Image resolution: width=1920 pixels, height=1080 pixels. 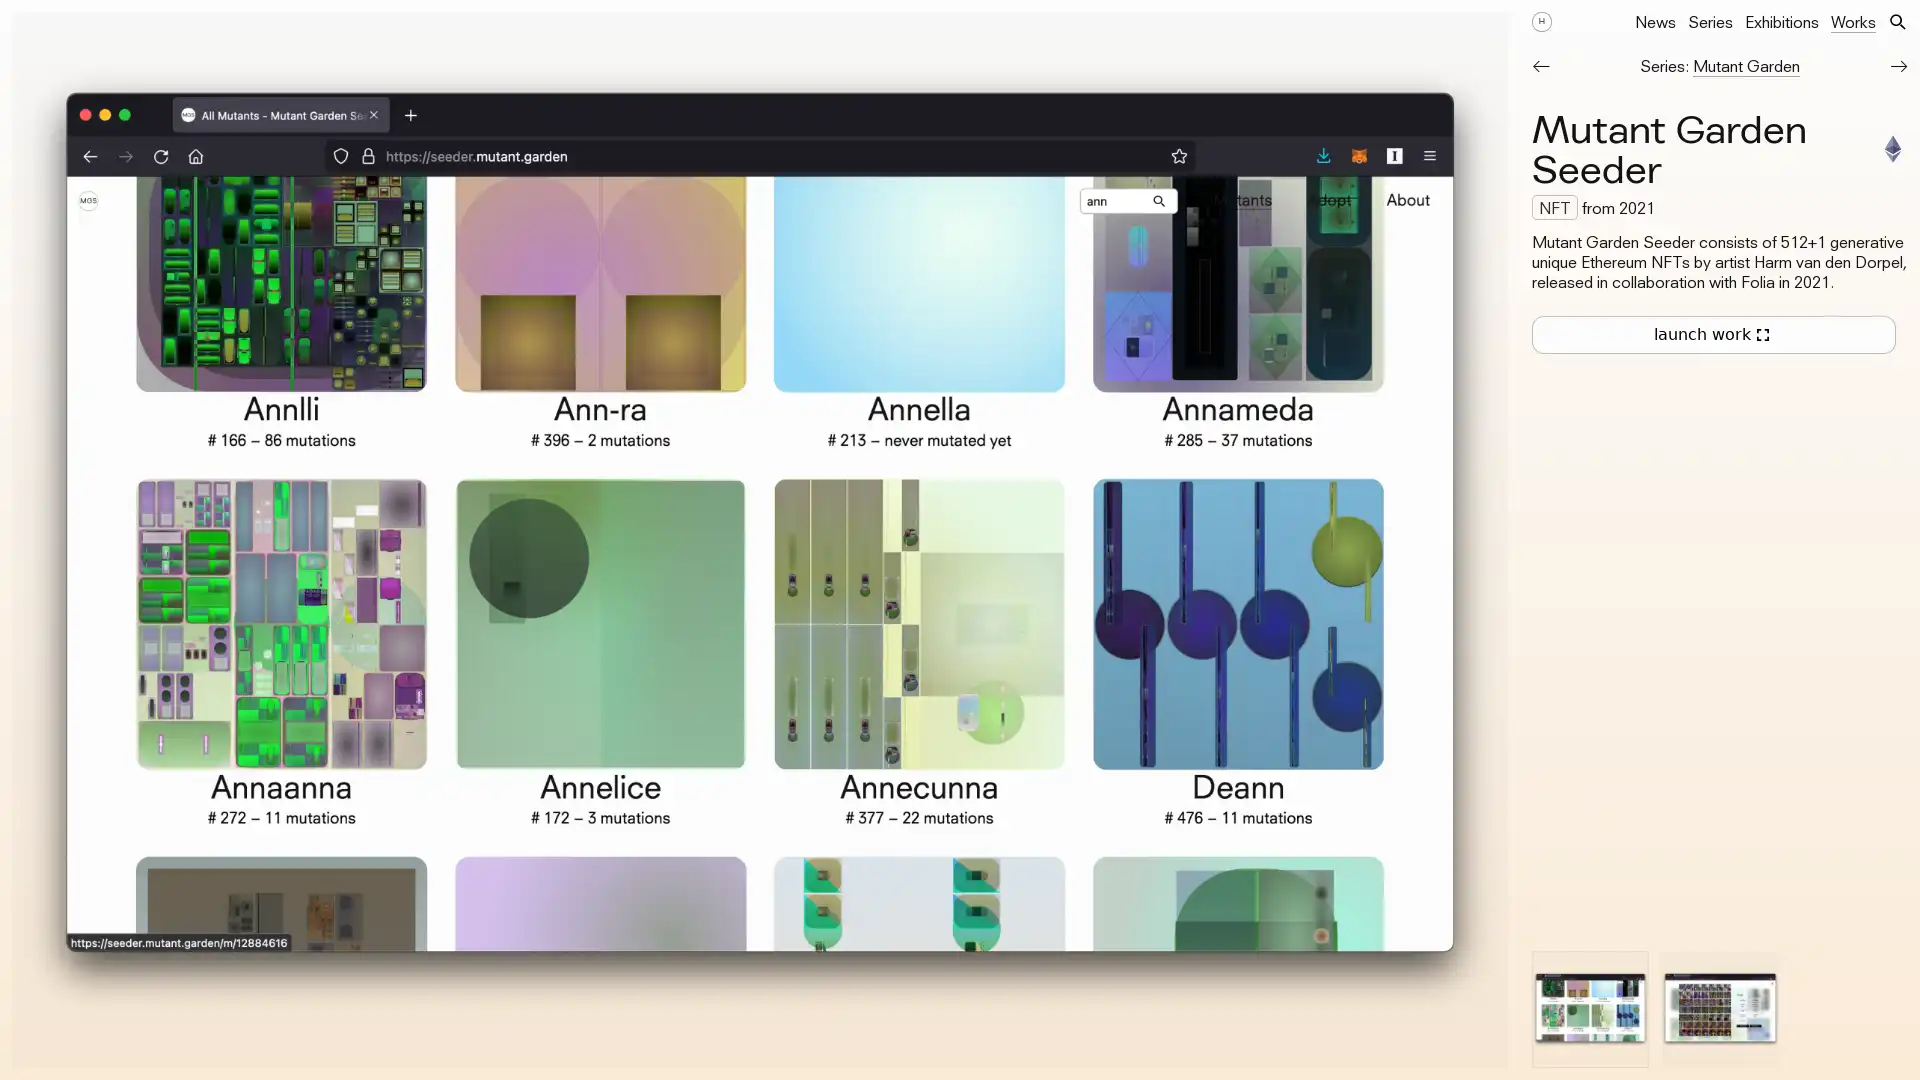 What do you see at coordinates (1712, 334) in the screenshot?
I see `launch work` at bounding box center [1712, 334].